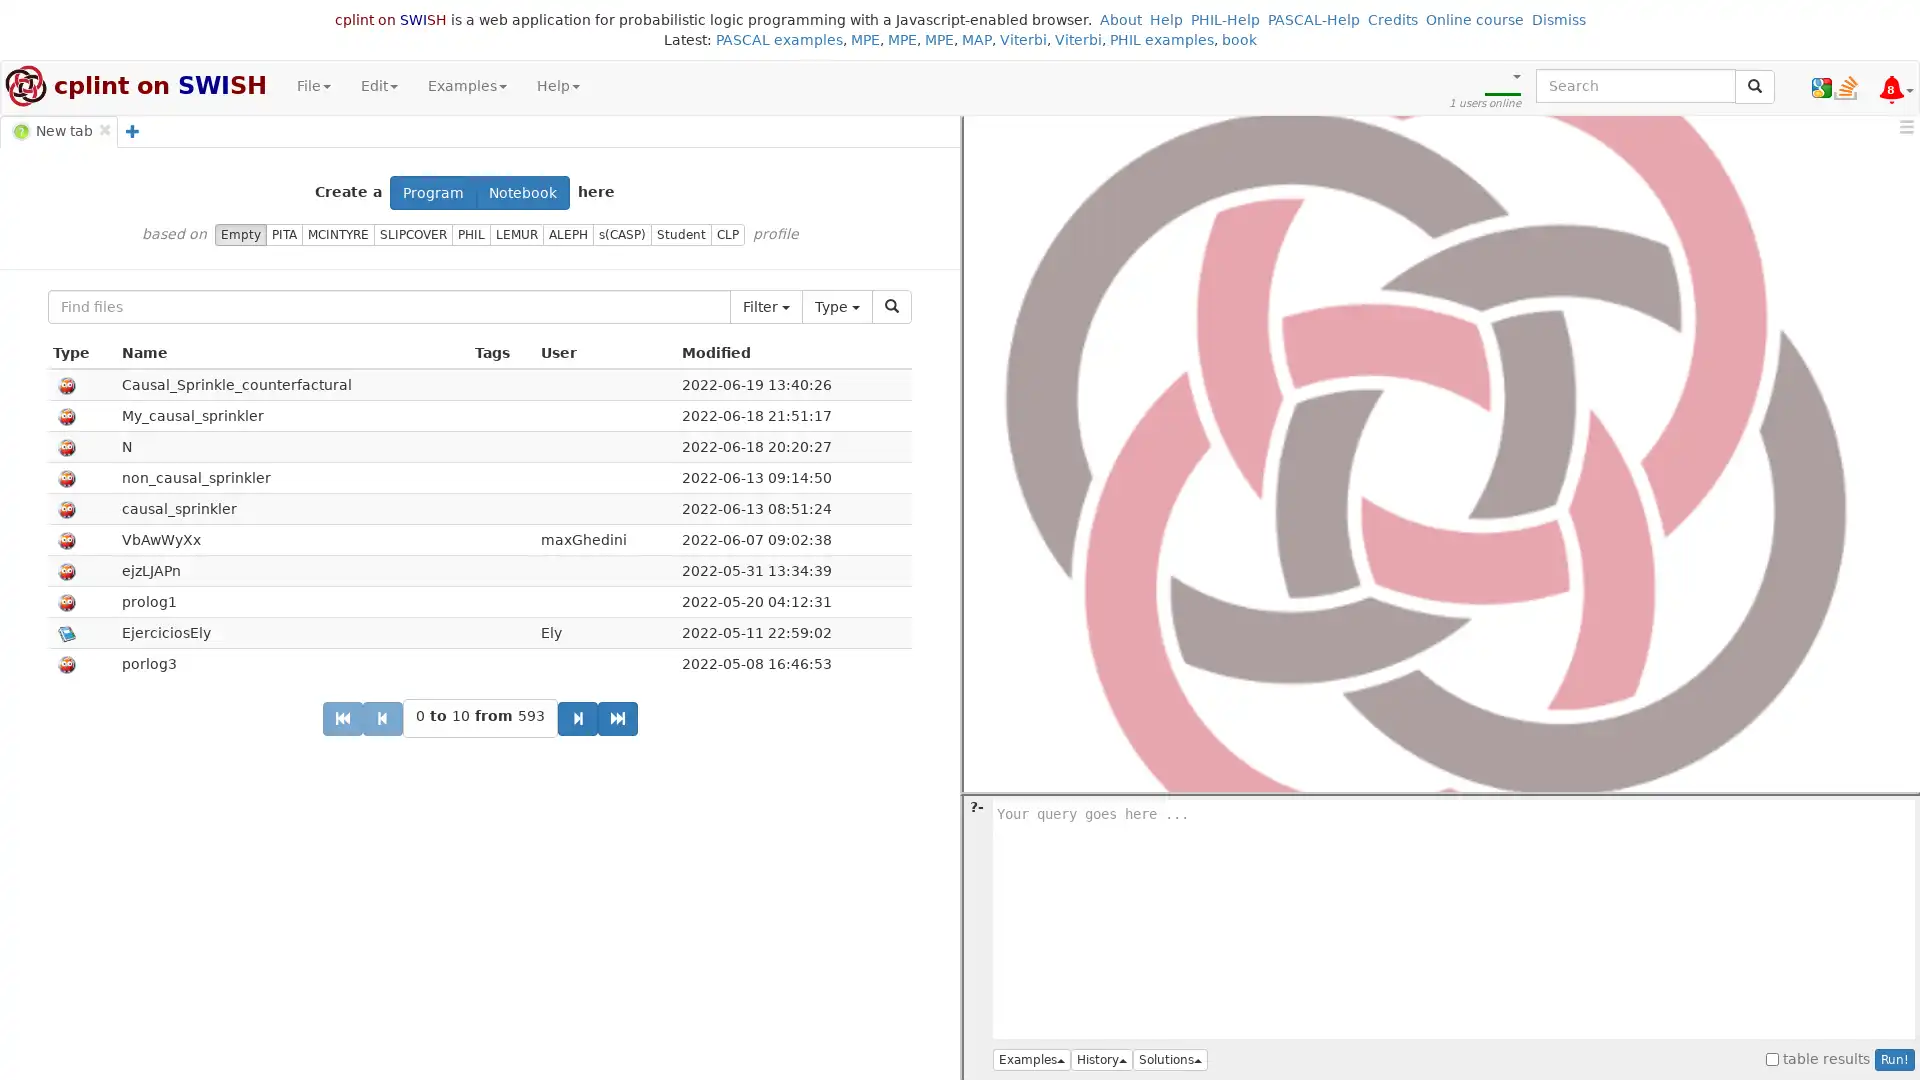 The image size is (1920, 1080). I want to click on 0to10from593, so click(478, 717).